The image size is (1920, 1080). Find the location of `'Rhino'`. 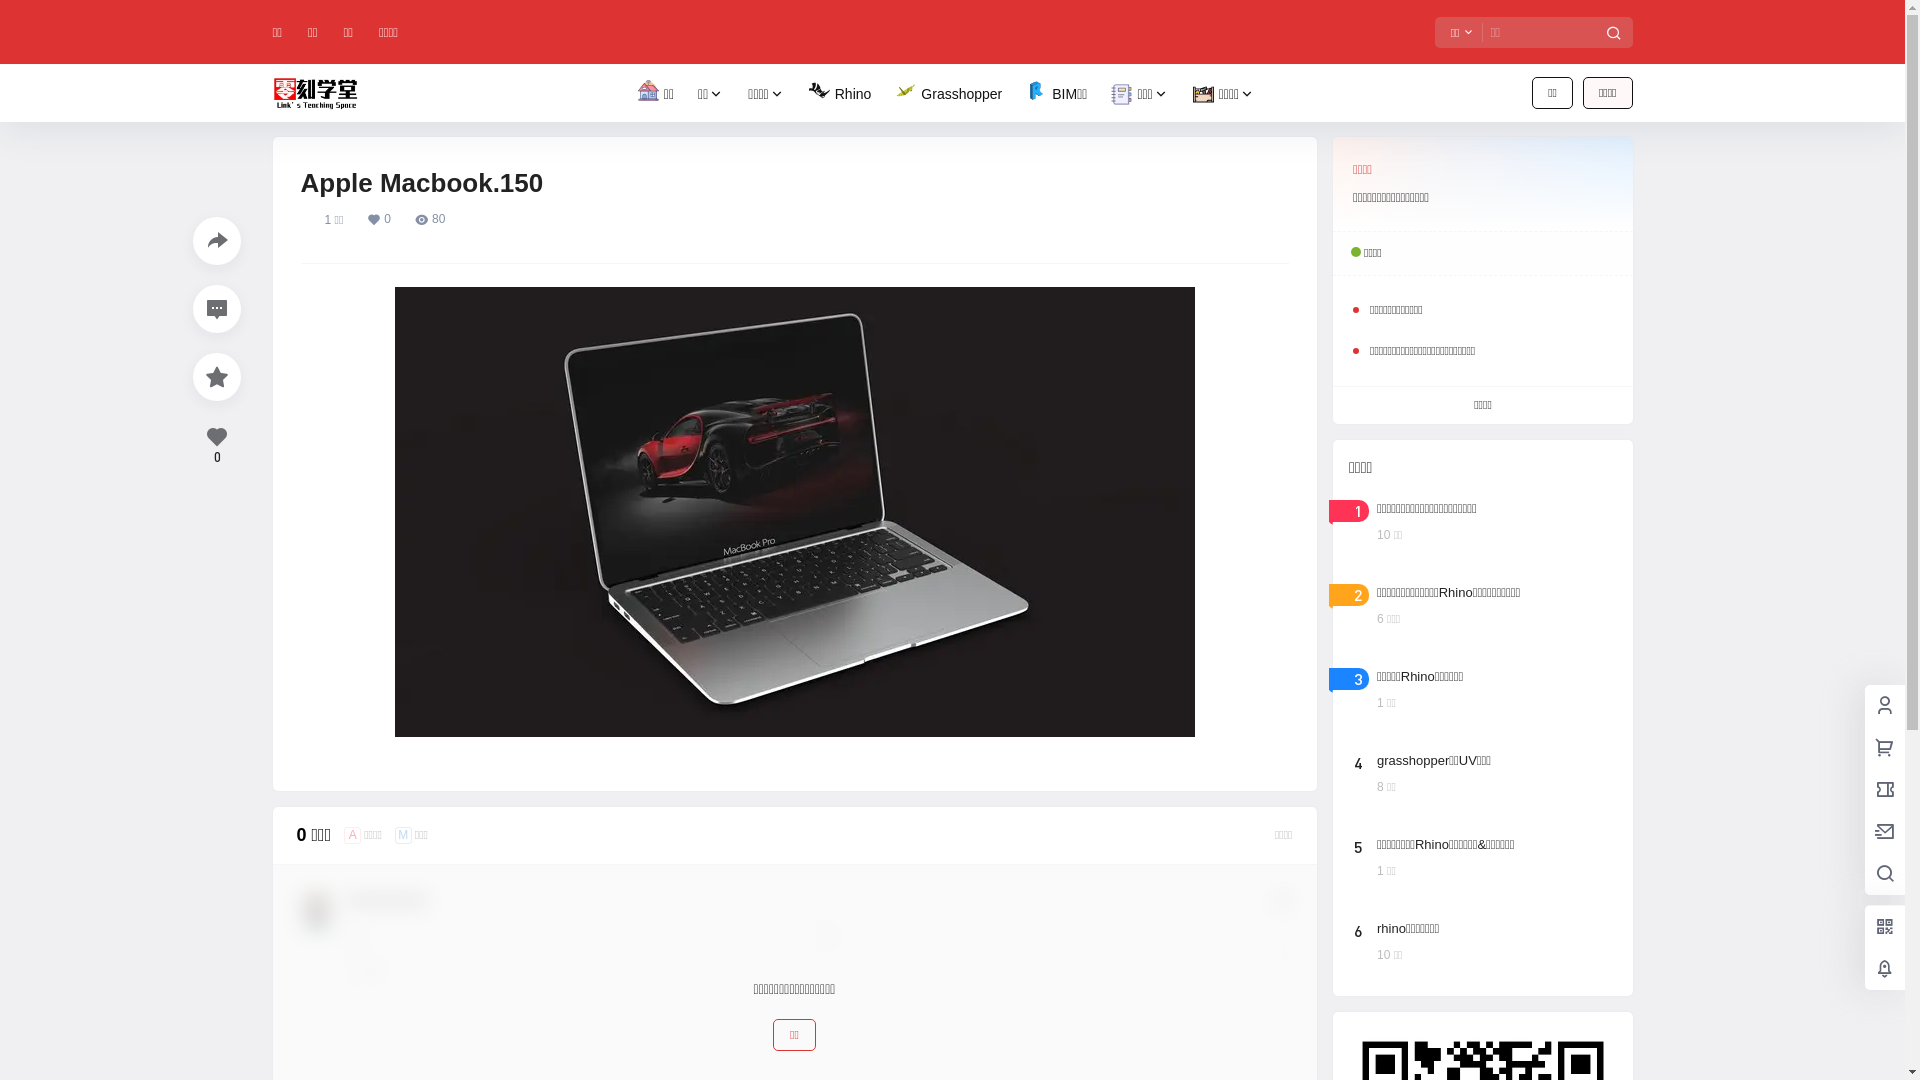

'Rhino' is located at coordinates (840, 94).